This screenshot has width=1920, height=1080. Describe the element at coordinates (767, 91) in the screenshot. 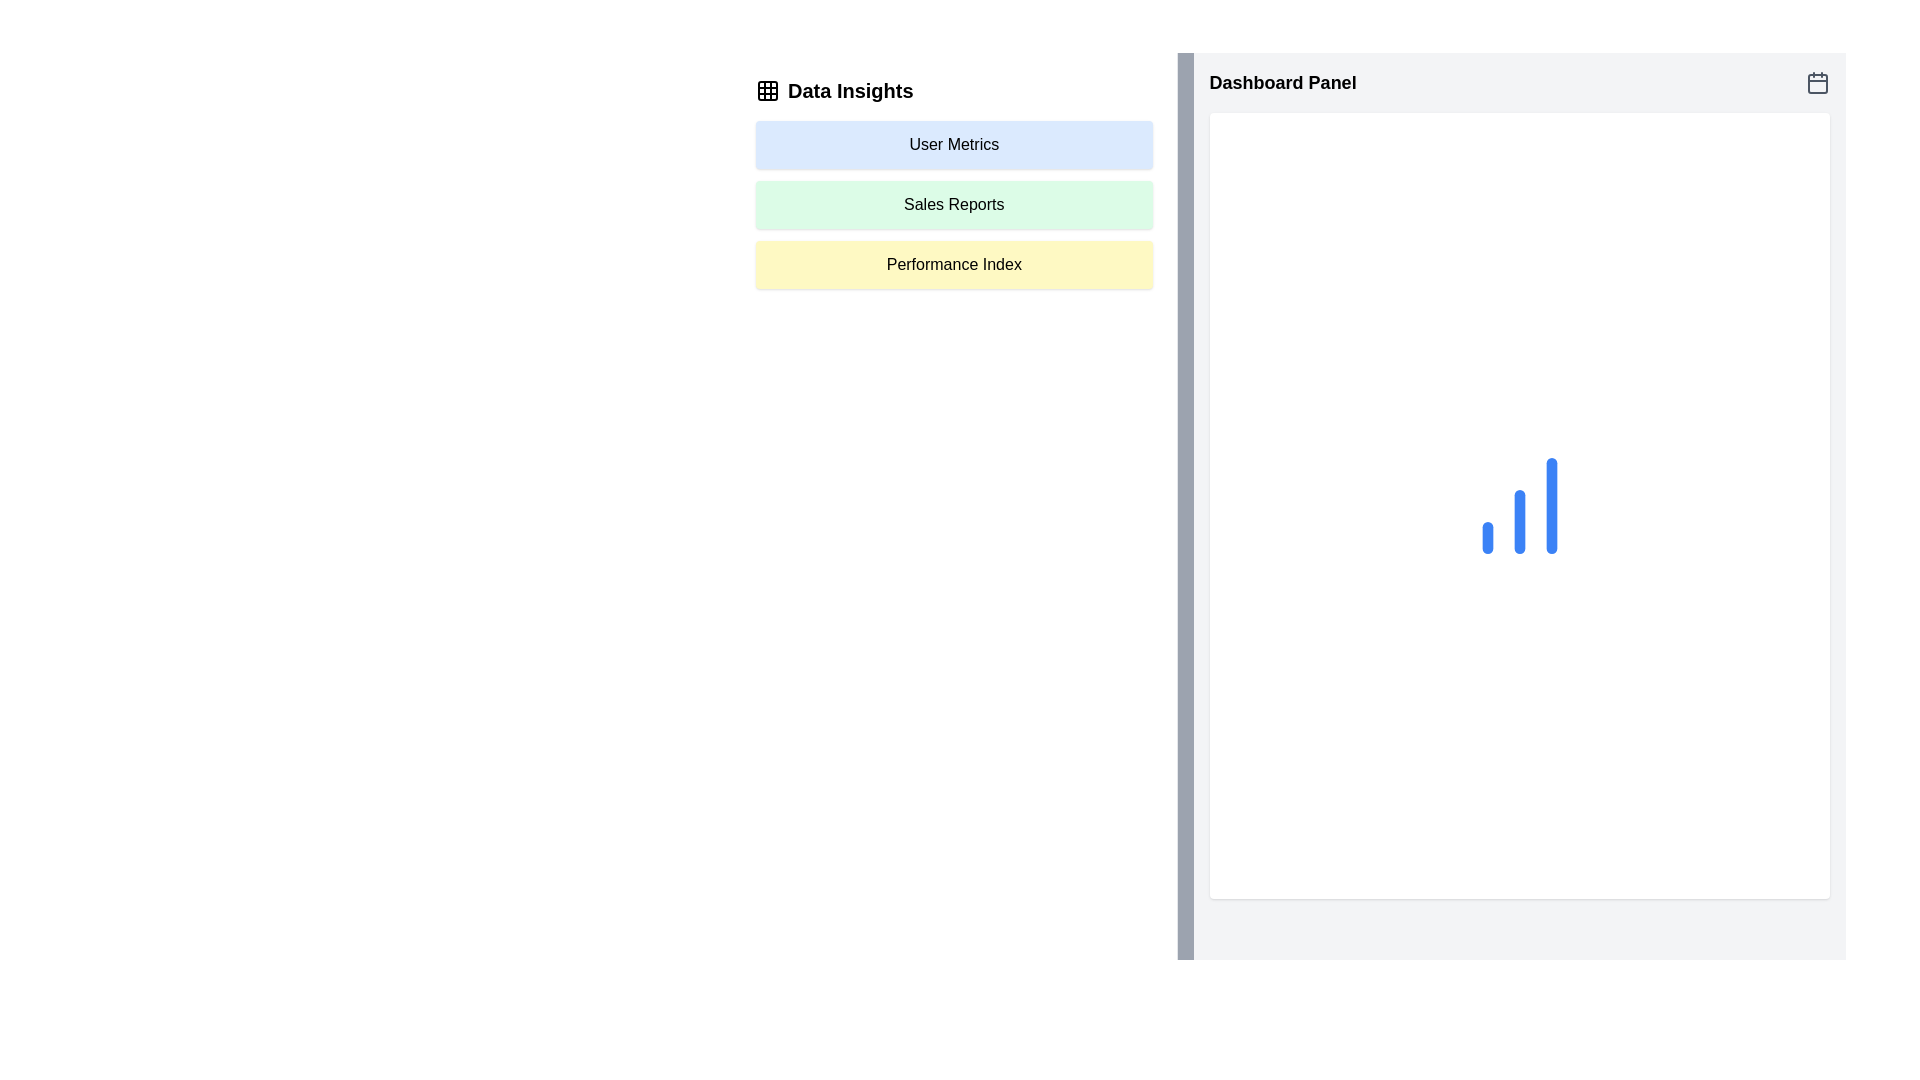

I see `the top-left square of the grid-like icon representing 'Data Insights'` at that location.